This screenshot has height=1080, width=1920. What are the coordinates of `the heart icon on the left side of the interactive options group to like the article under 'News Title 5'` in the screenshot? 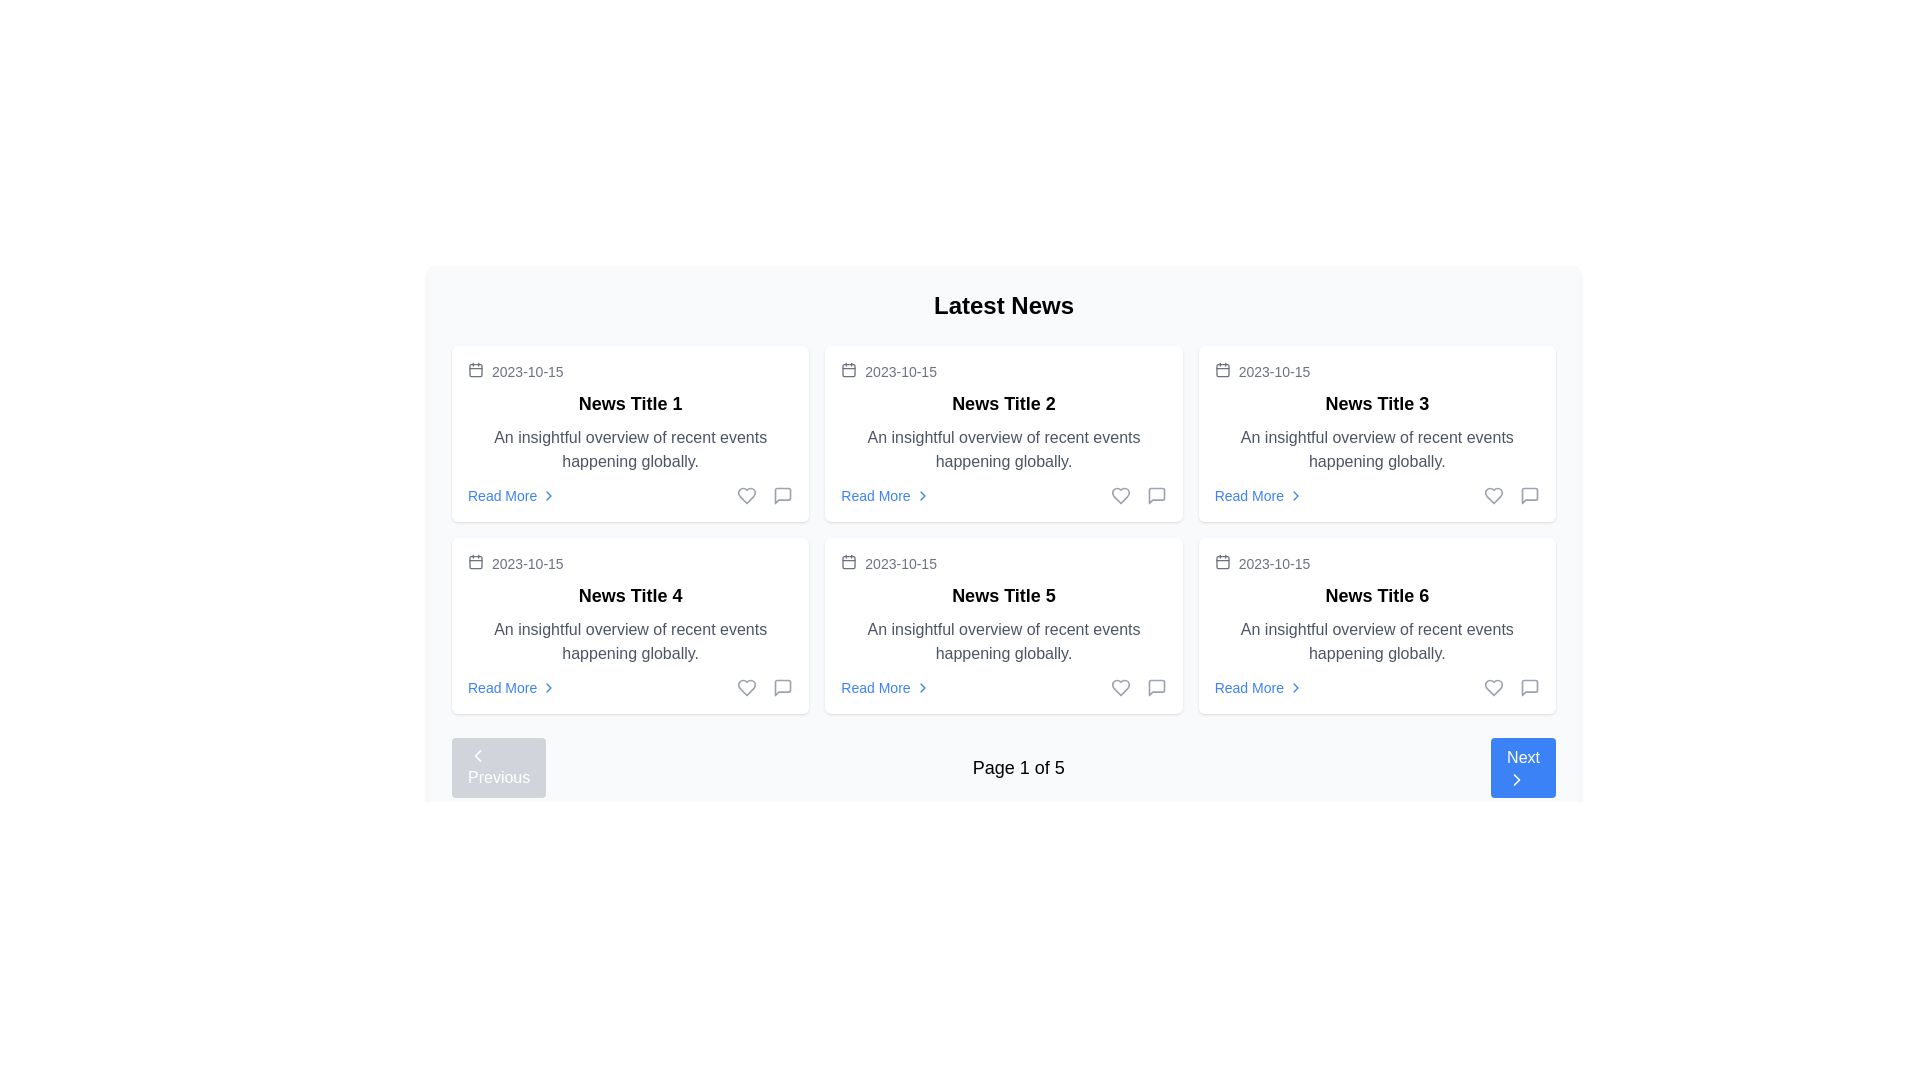 It's located at (1138, 686).